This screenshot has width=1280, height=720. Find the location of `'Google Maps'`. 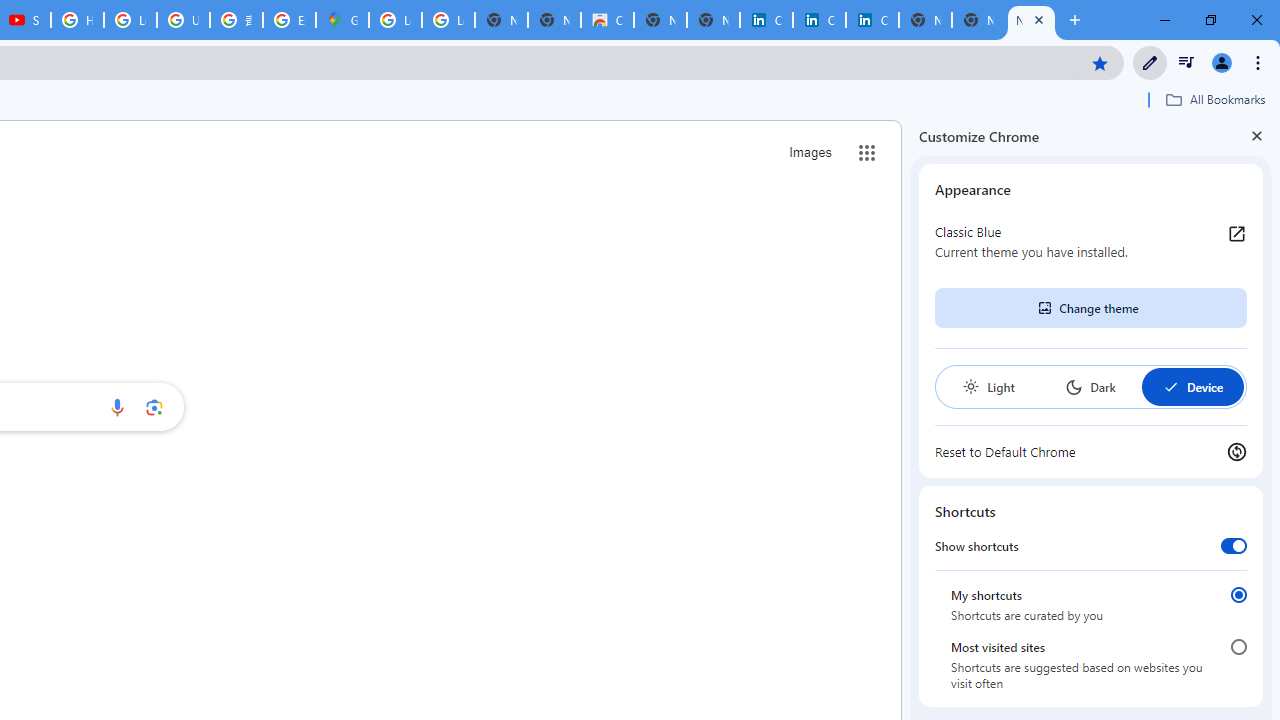

'Google Maps' is located at coordinates (342, 20).